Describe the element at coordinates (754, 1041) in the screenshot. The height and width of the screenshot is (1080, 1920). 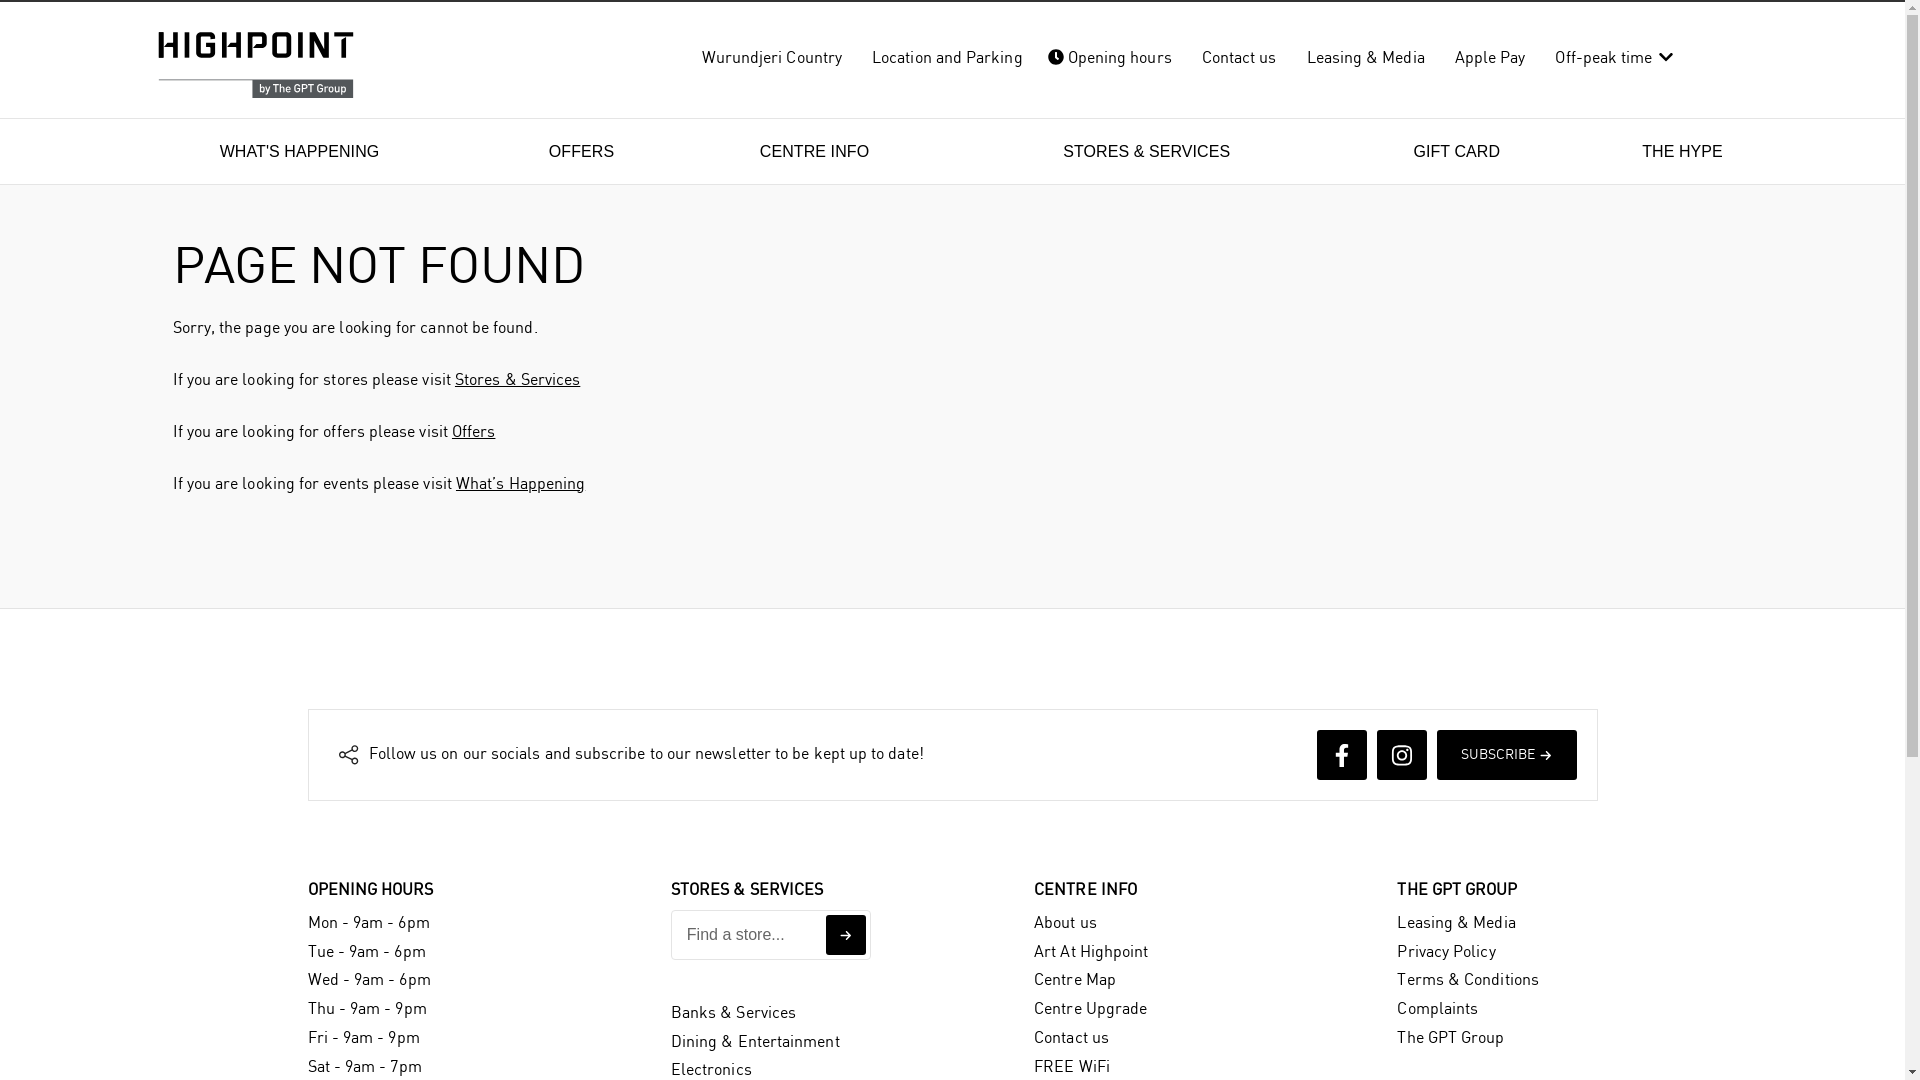
I see `'Dining & Entertainment'` at that location.